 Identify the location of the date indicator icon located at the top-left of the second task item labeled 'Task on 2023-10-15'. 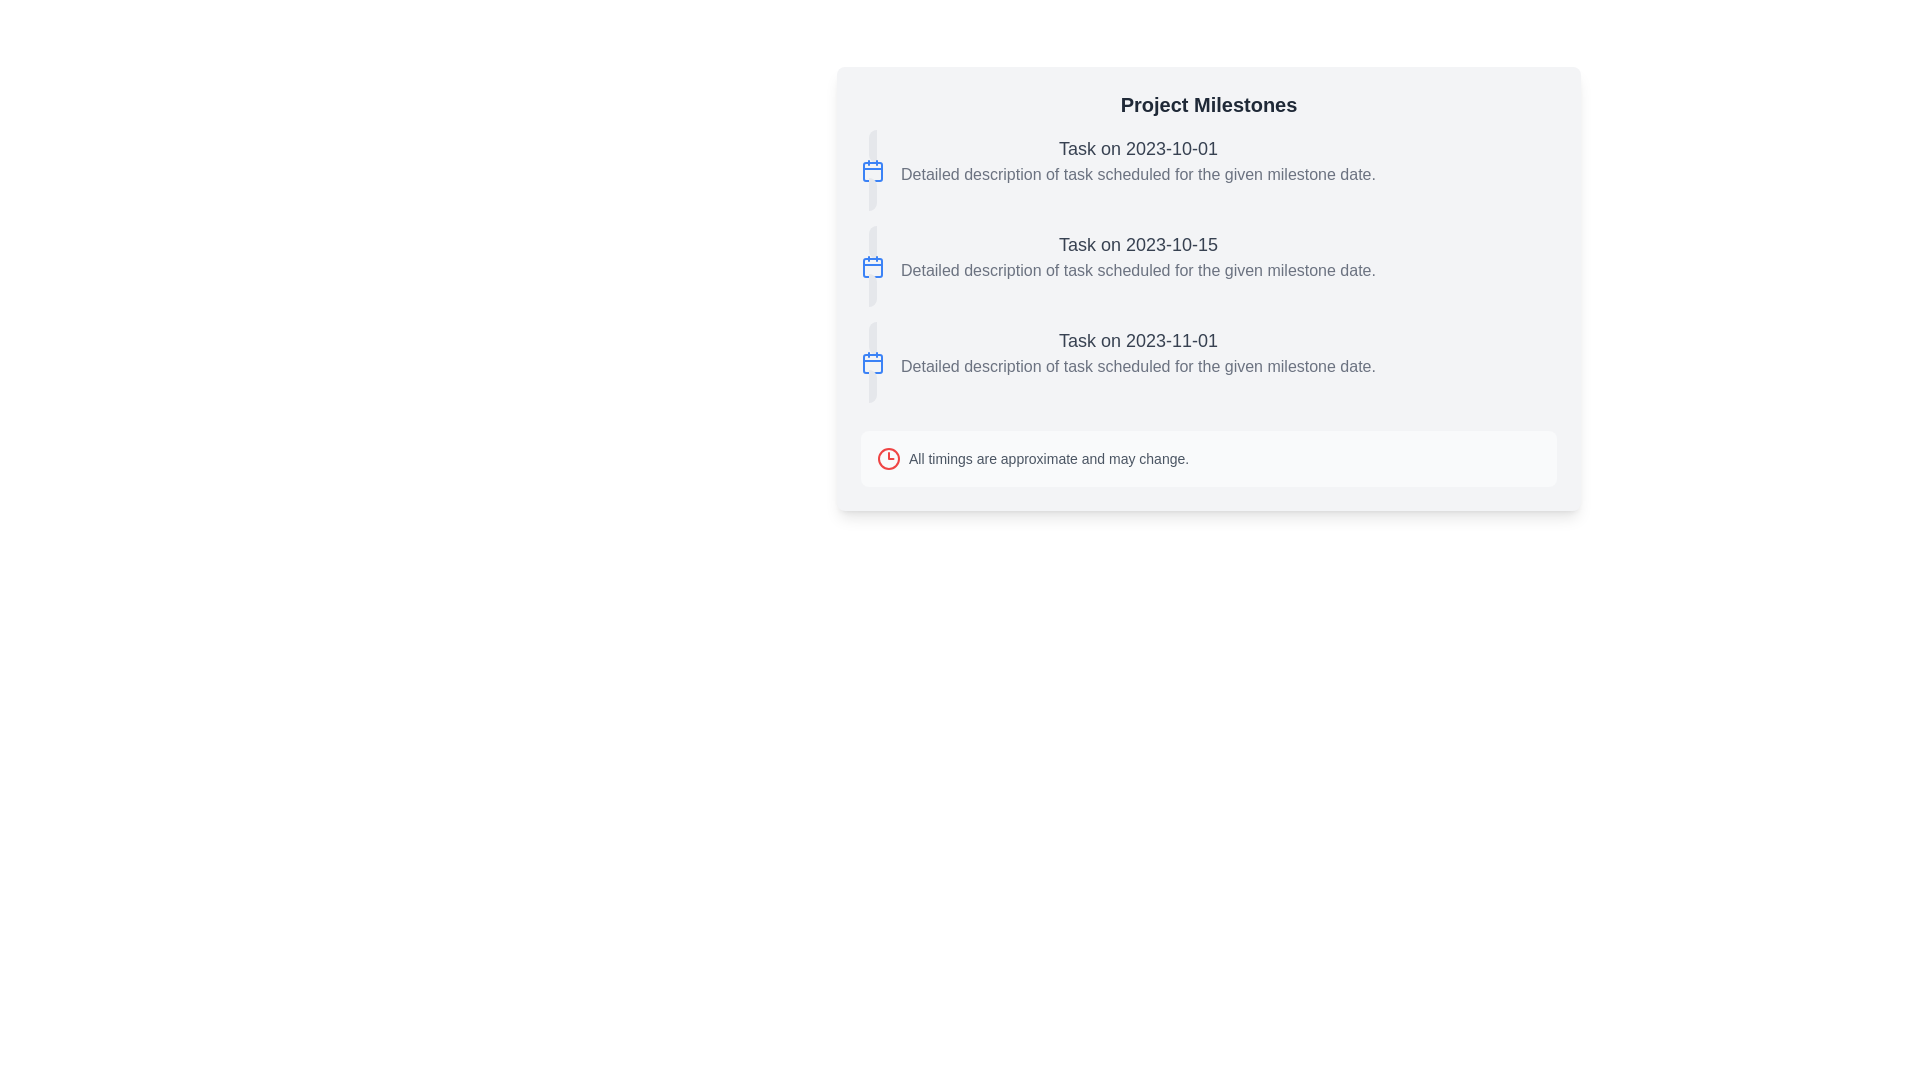
(873, 265).